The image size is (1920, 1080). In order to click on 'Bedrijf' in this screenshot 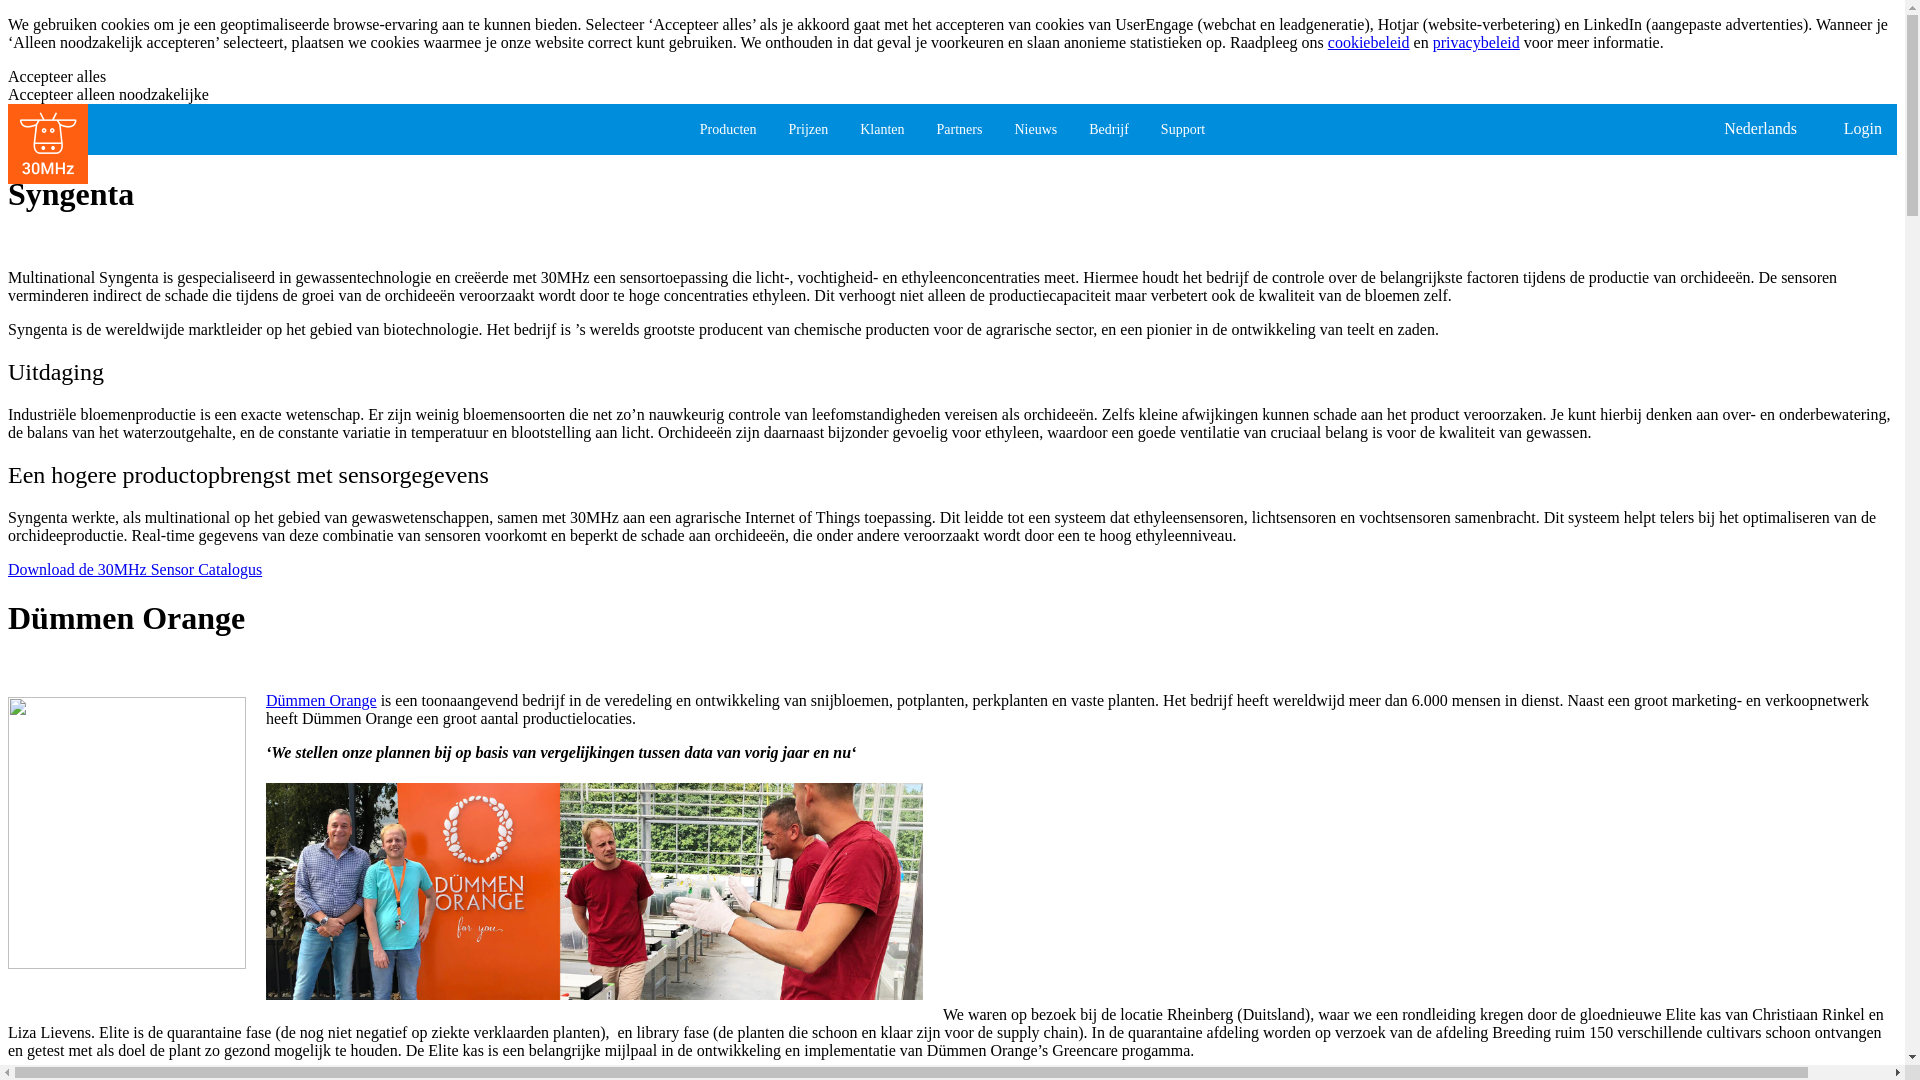, I will do `click(1107, 130)`.